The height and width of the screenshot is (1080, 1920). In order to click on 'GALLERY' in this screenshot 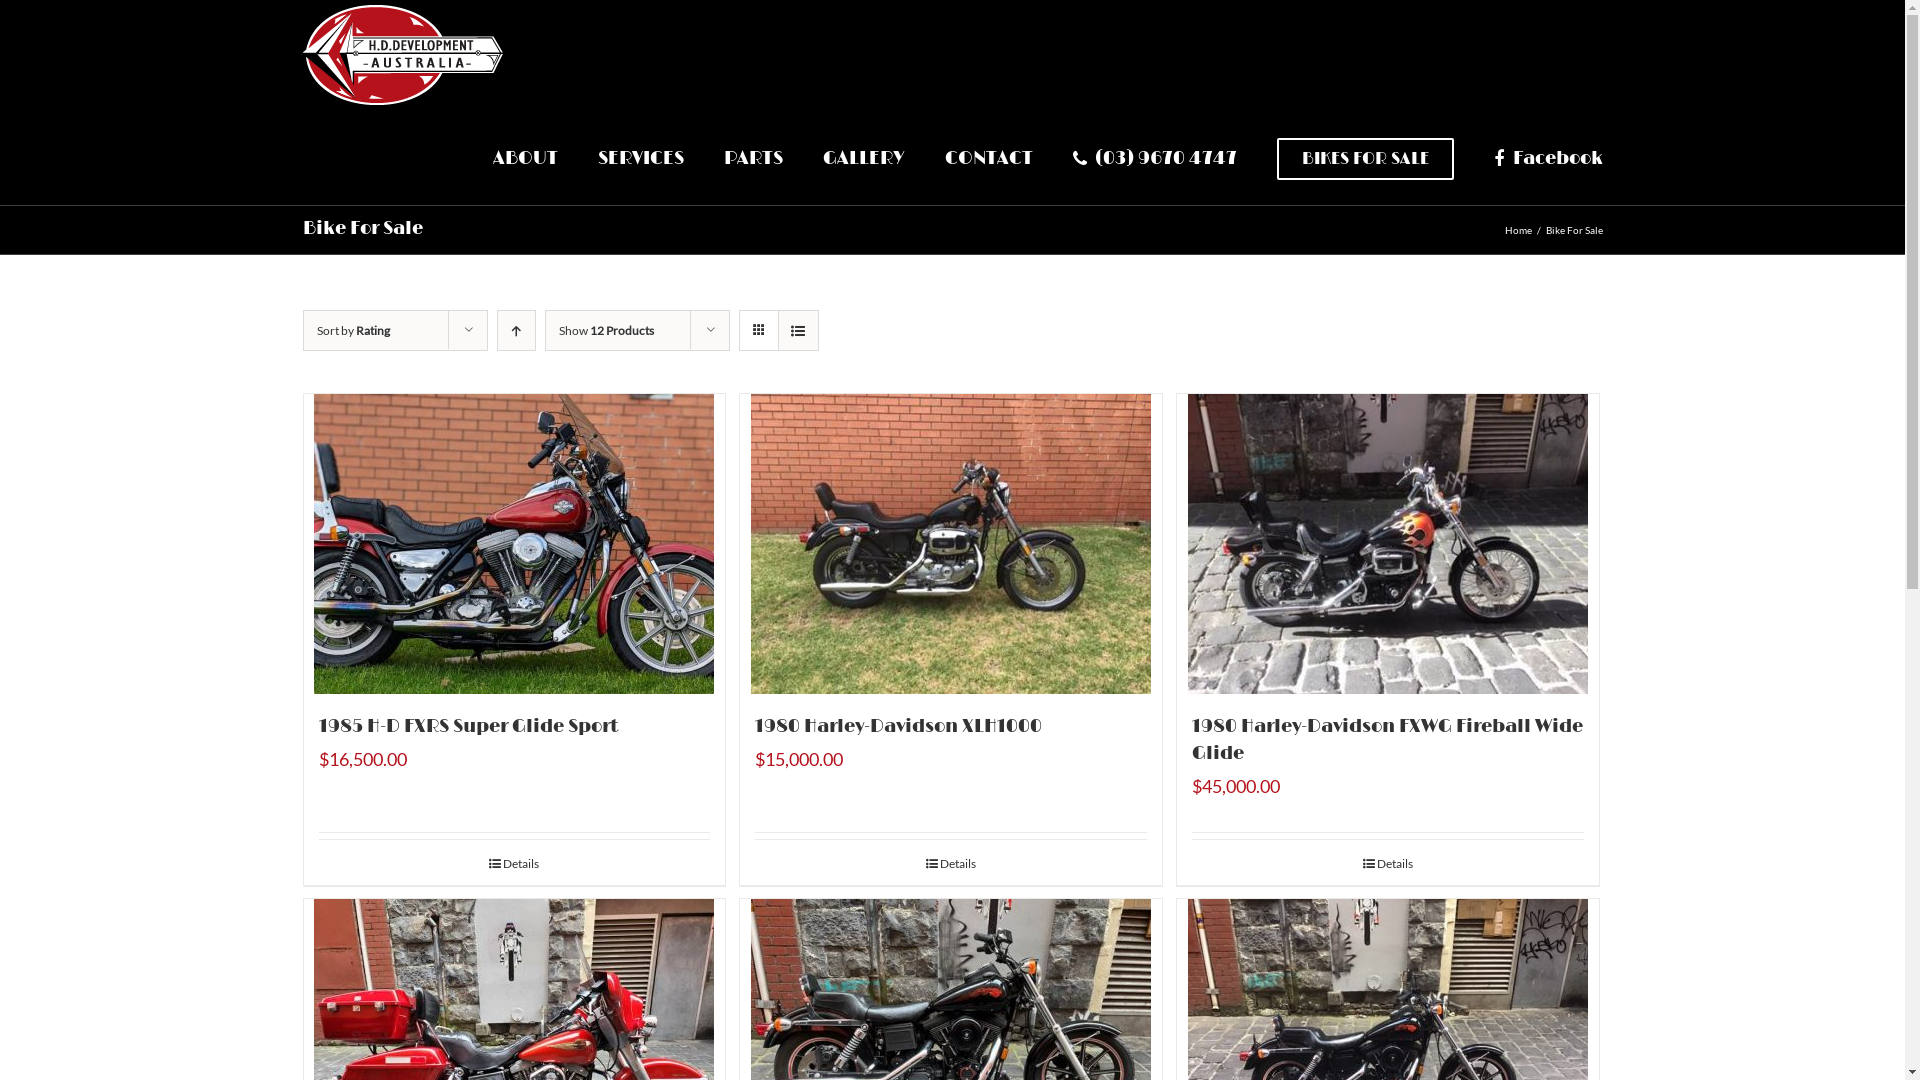, I will do `click(864, 156)`.